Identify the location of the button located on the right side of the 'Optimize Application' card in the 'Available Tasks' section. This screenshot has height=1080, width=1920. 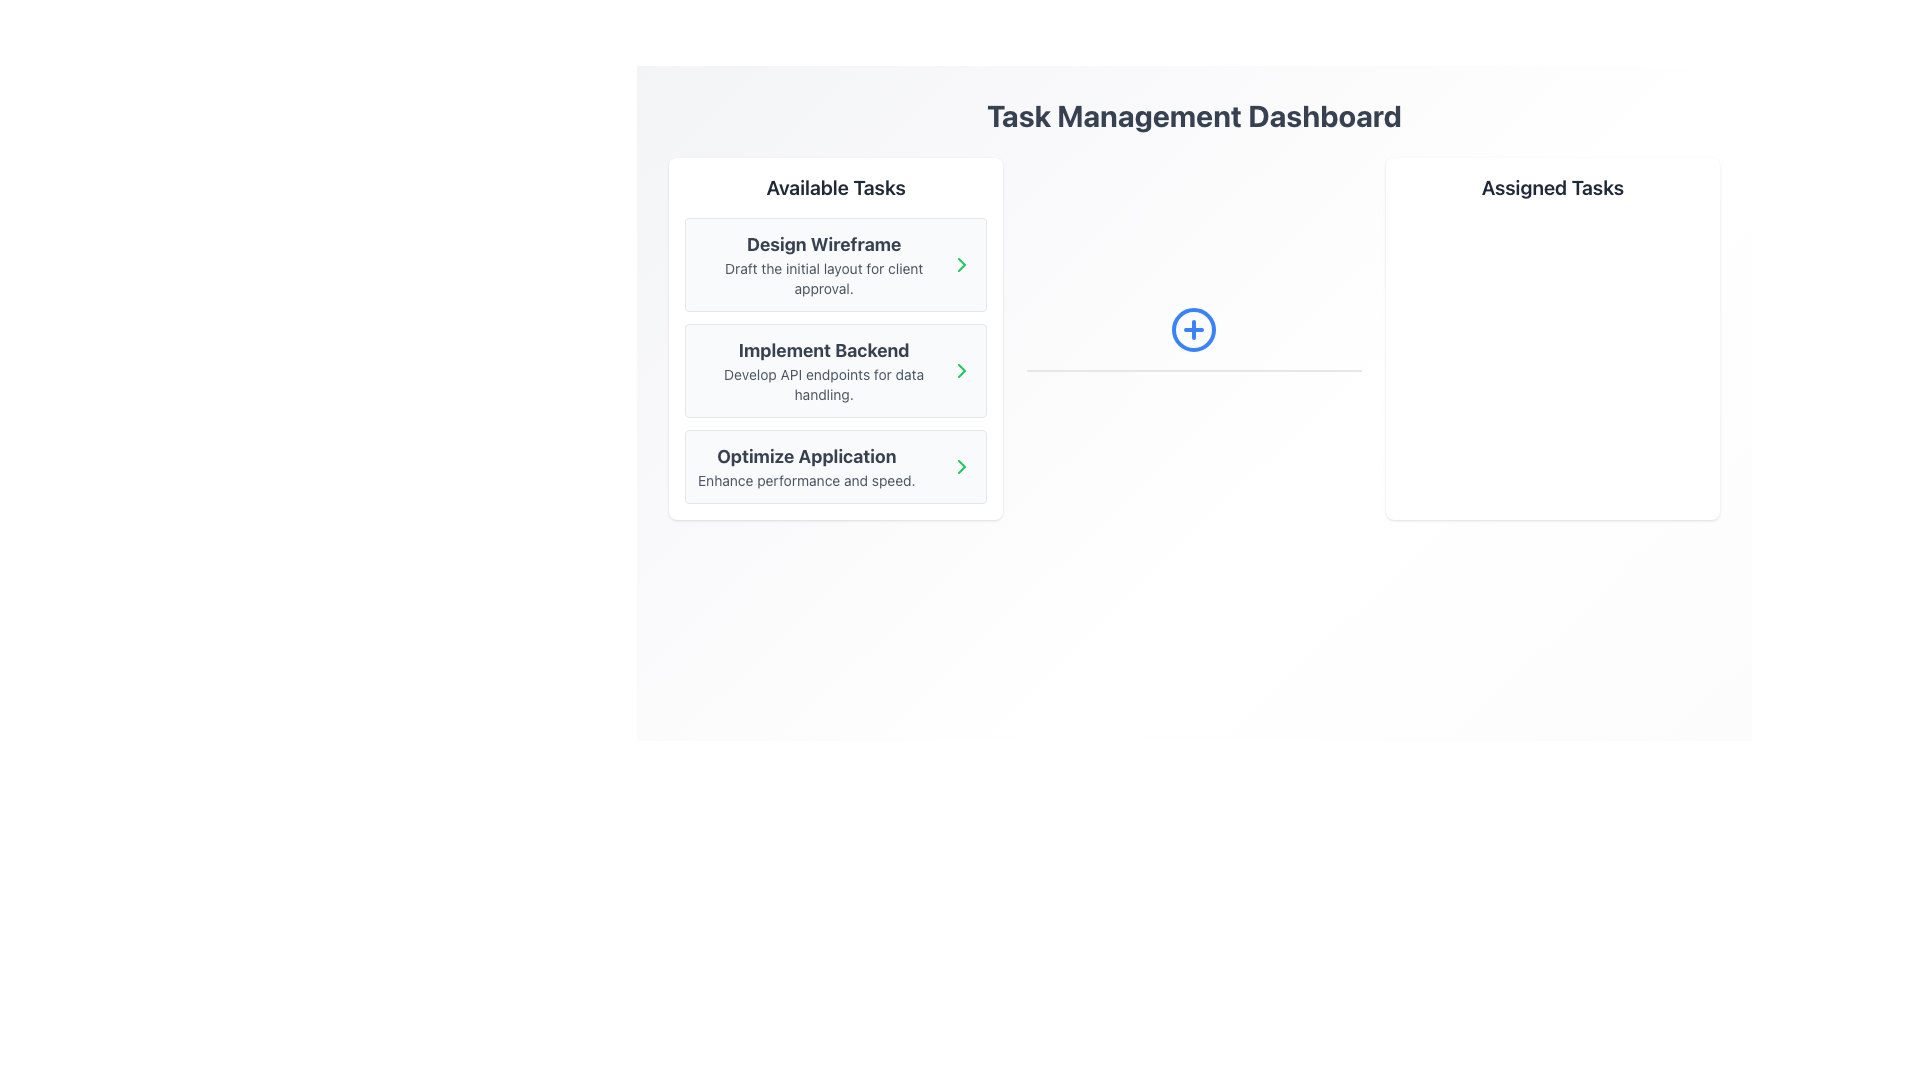
(961, 466).